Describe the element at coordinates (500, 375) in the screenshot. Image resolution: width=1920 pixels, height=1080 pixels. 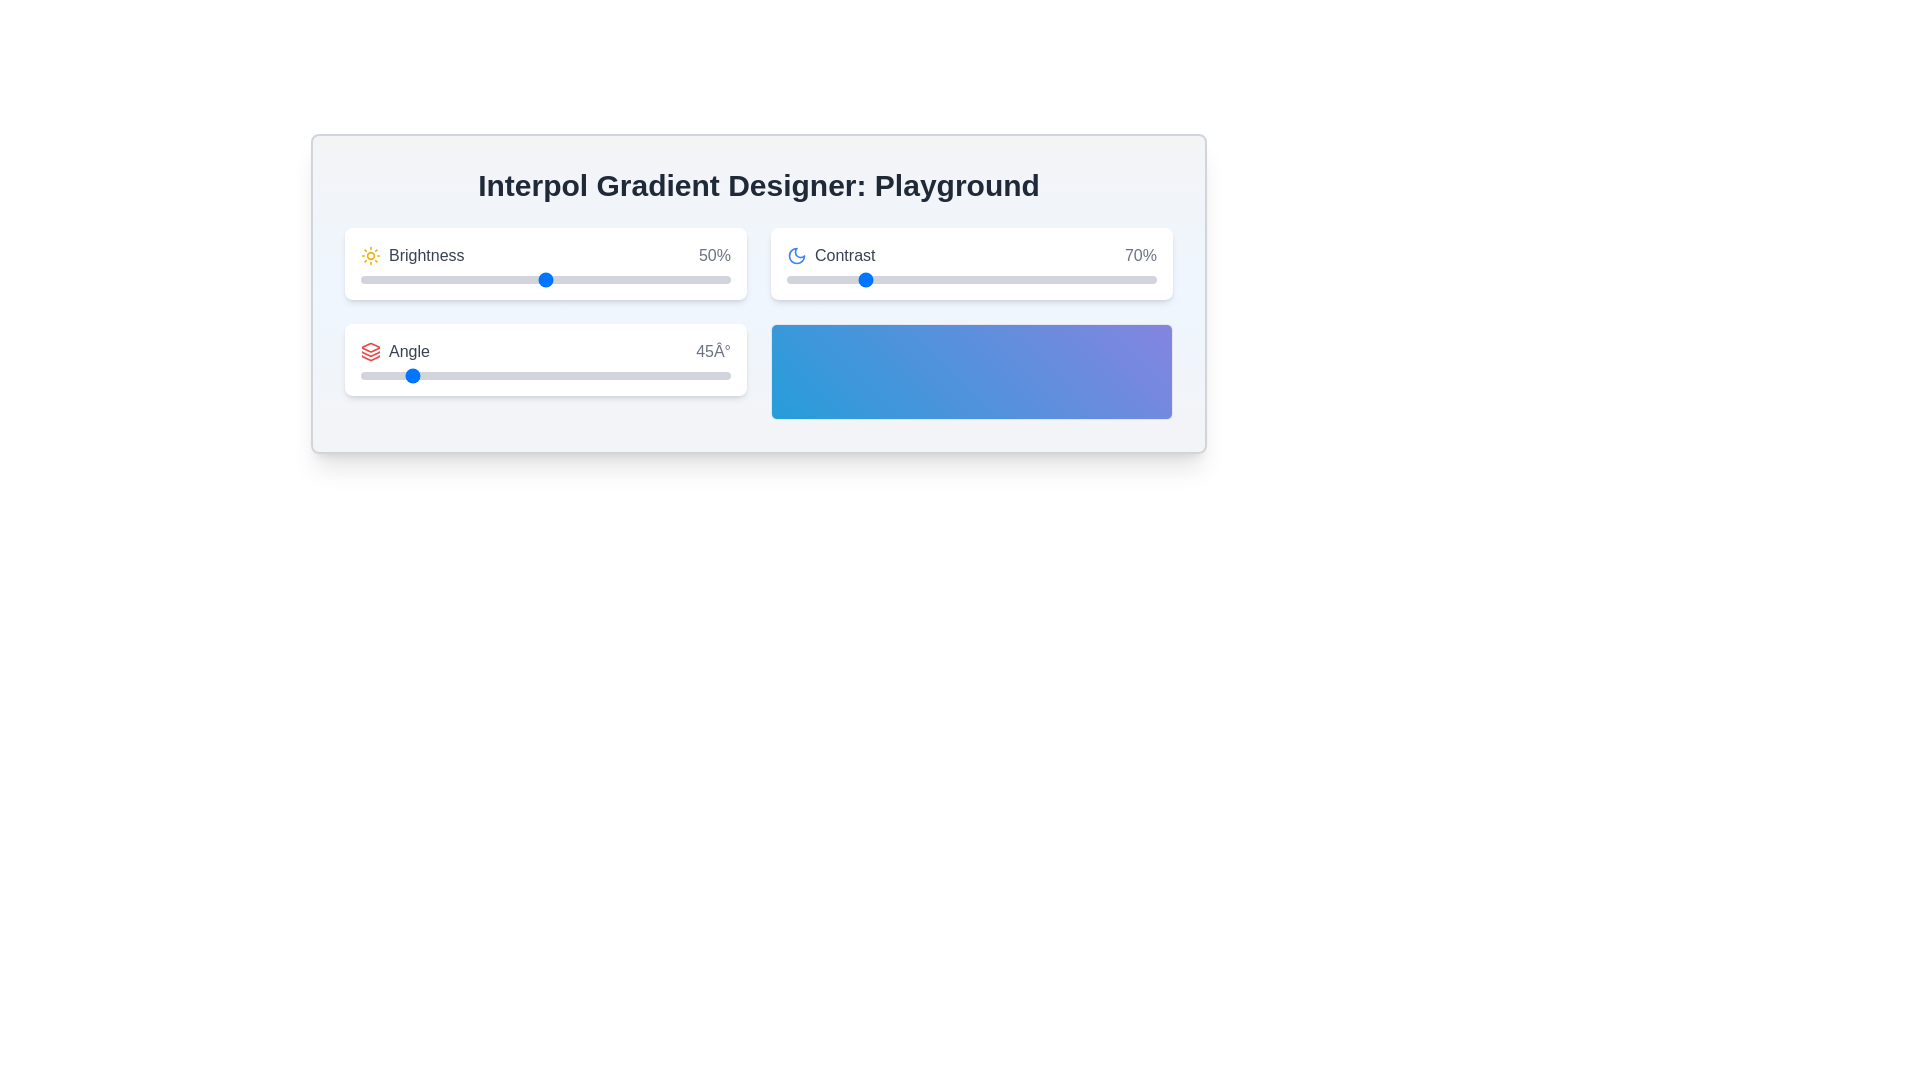
I see `the angle slider` at that location.